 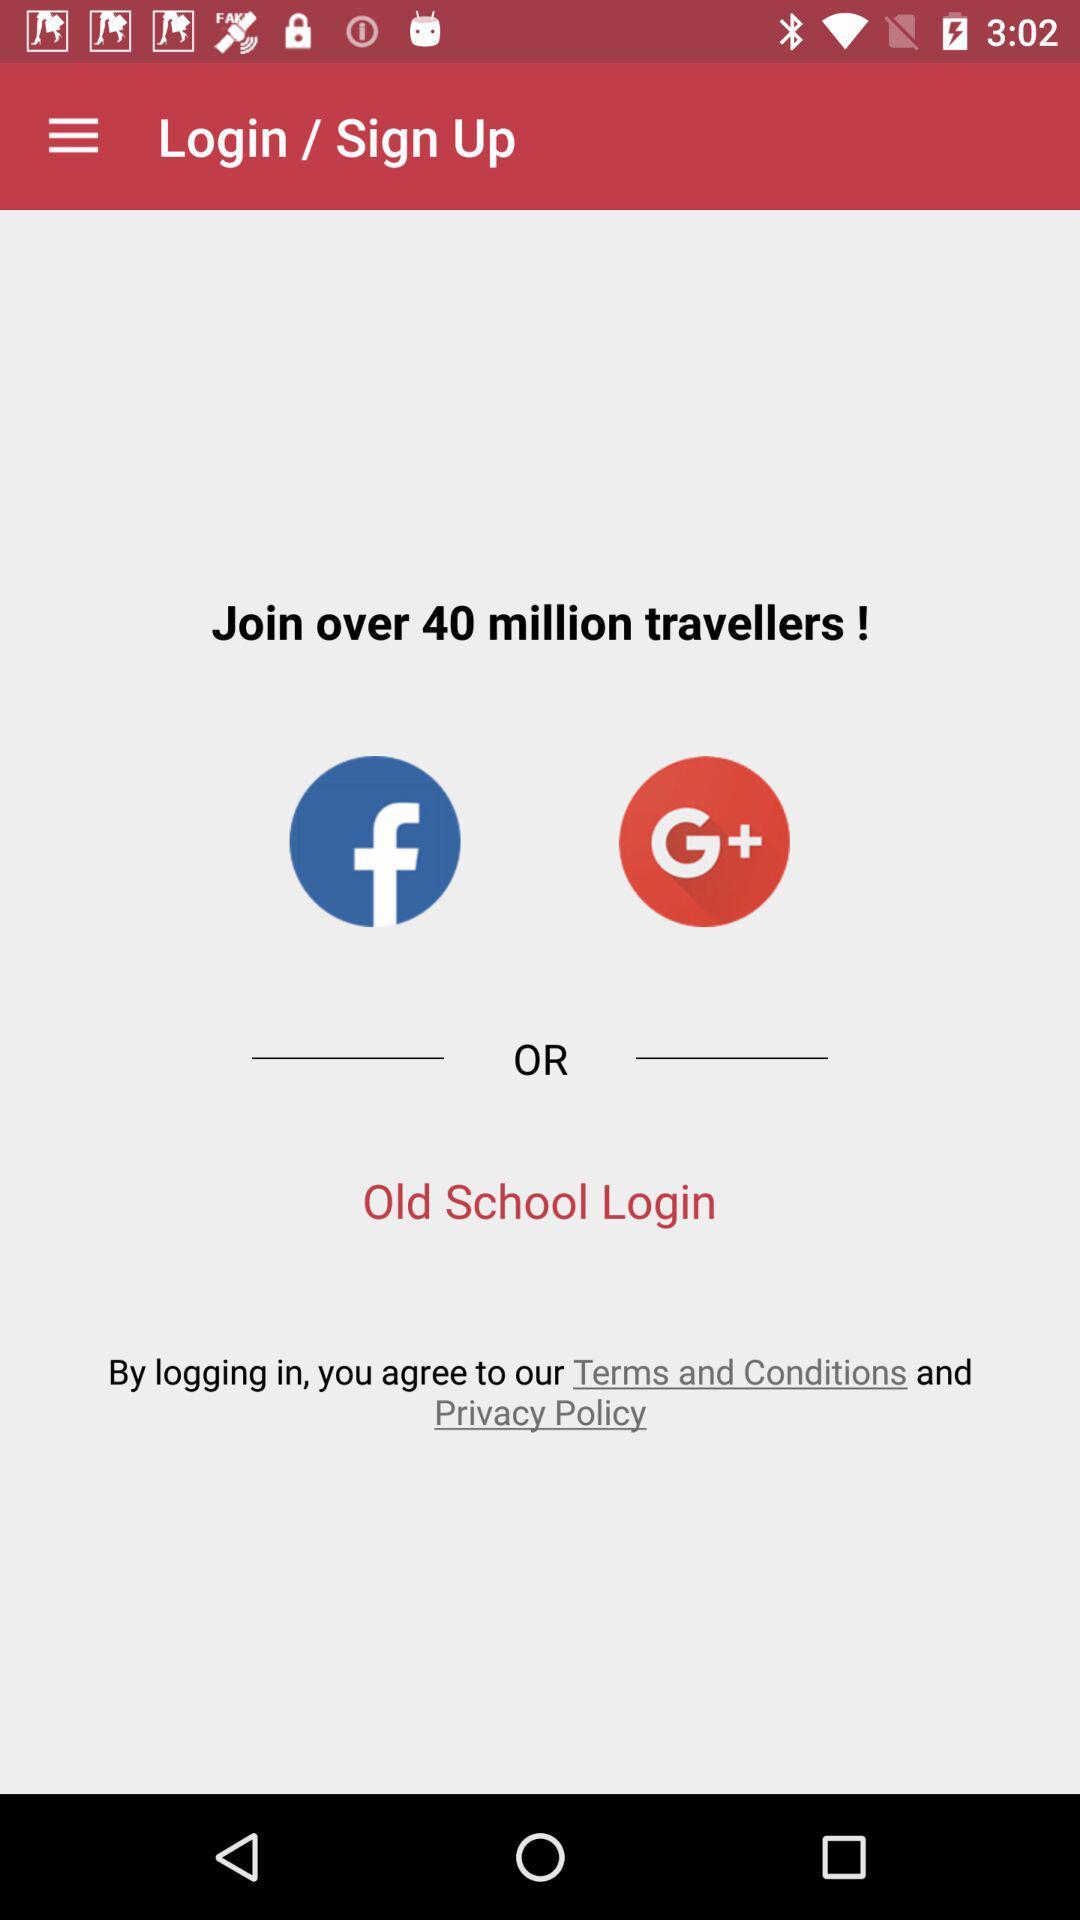 What do you see at coordinates (703, 841) in the screenshot?
I see `the icon below join over 40` at bounding box center [703, 841].